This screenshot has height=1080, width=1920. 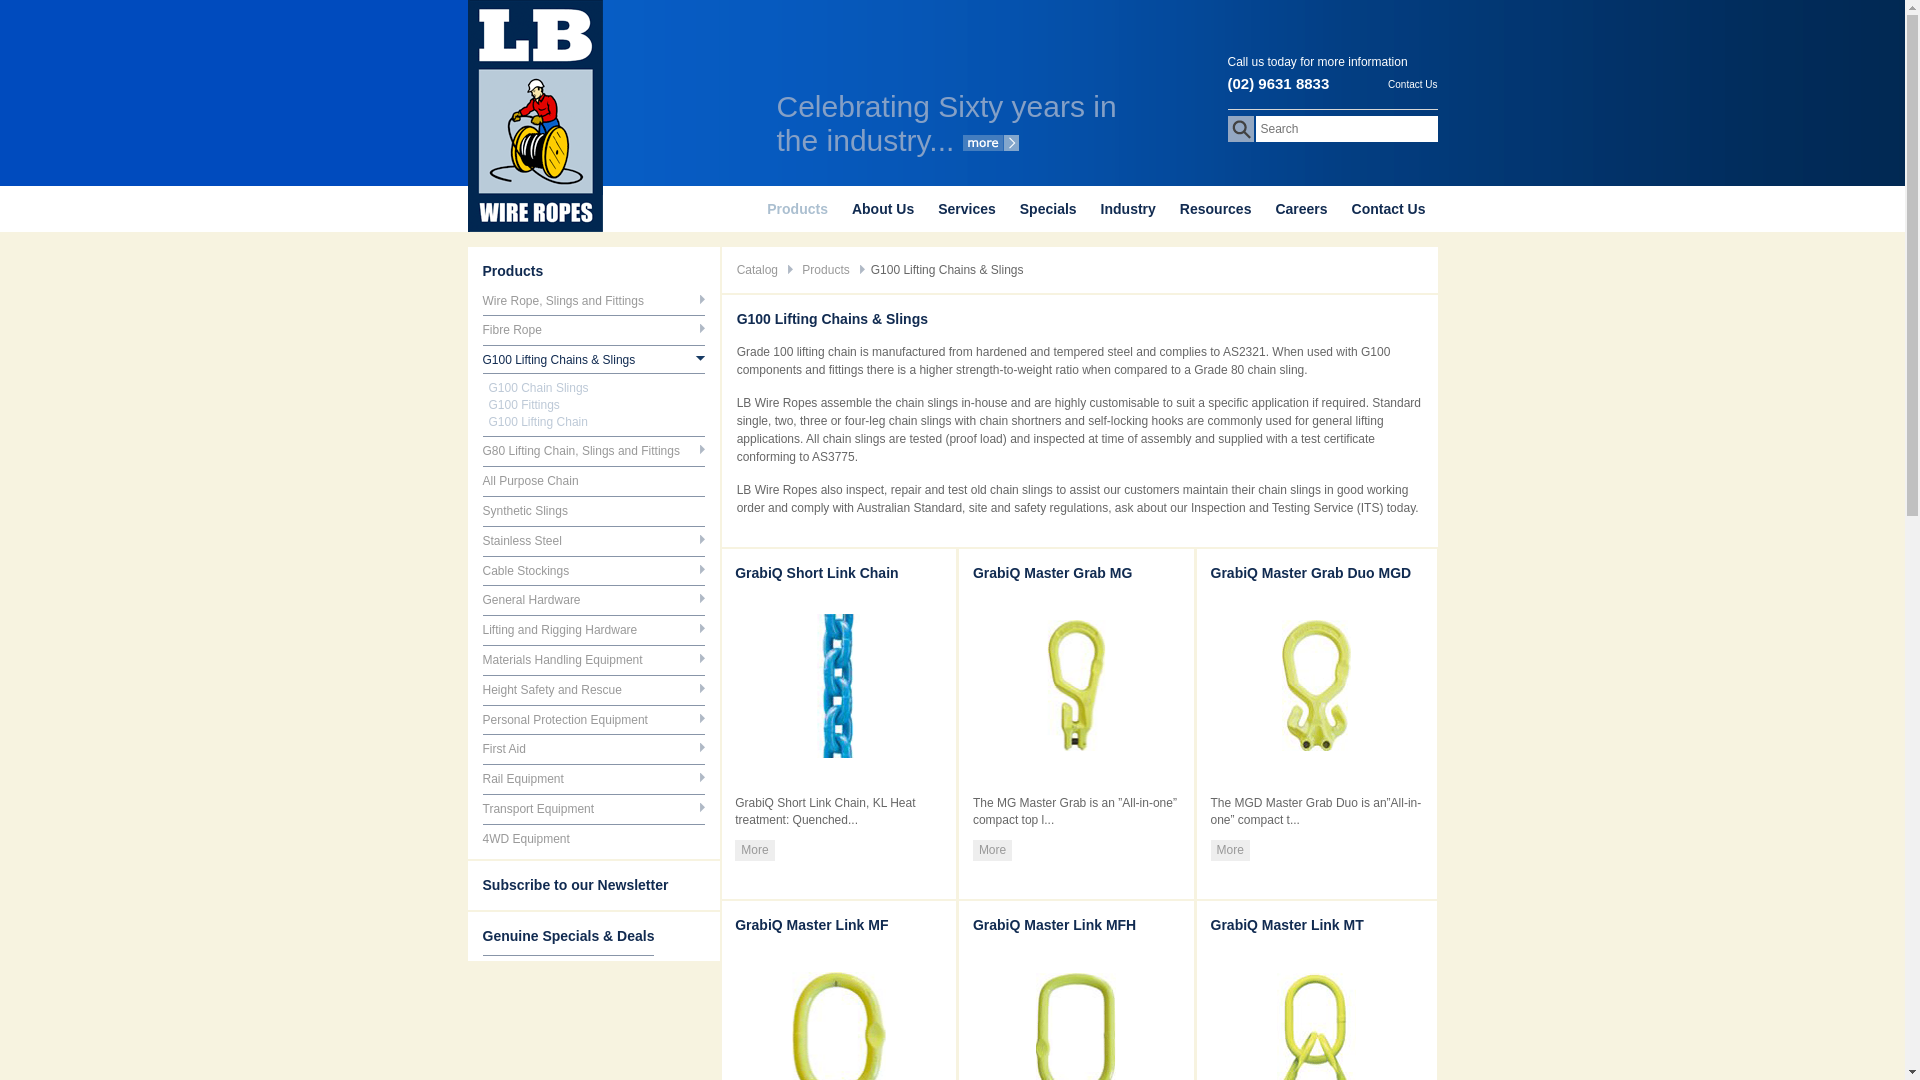 What do you see at coordinates (560, 659) in the screenshot?
I see `'Materials Handling Equipment'` at bounding box center [560, 659].